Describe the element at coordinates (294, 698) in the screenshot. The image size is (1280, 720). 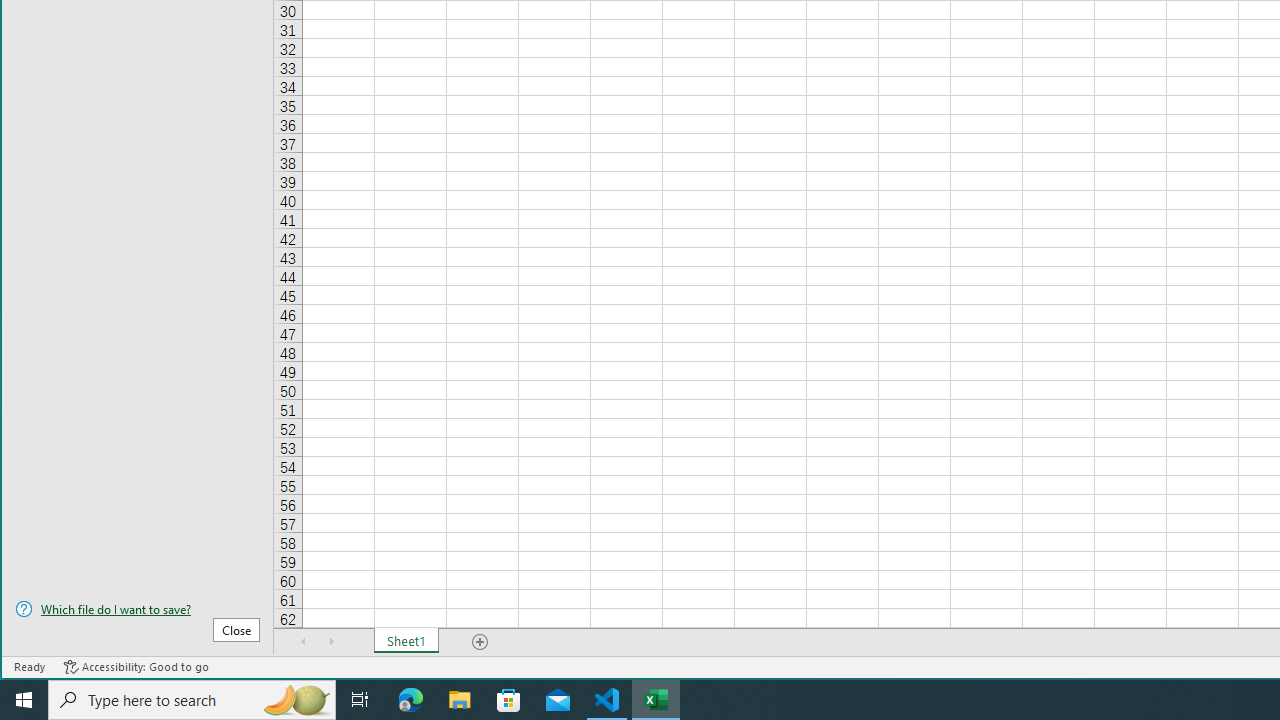
I see `'Search highlights icon opens search home window'` at that location.